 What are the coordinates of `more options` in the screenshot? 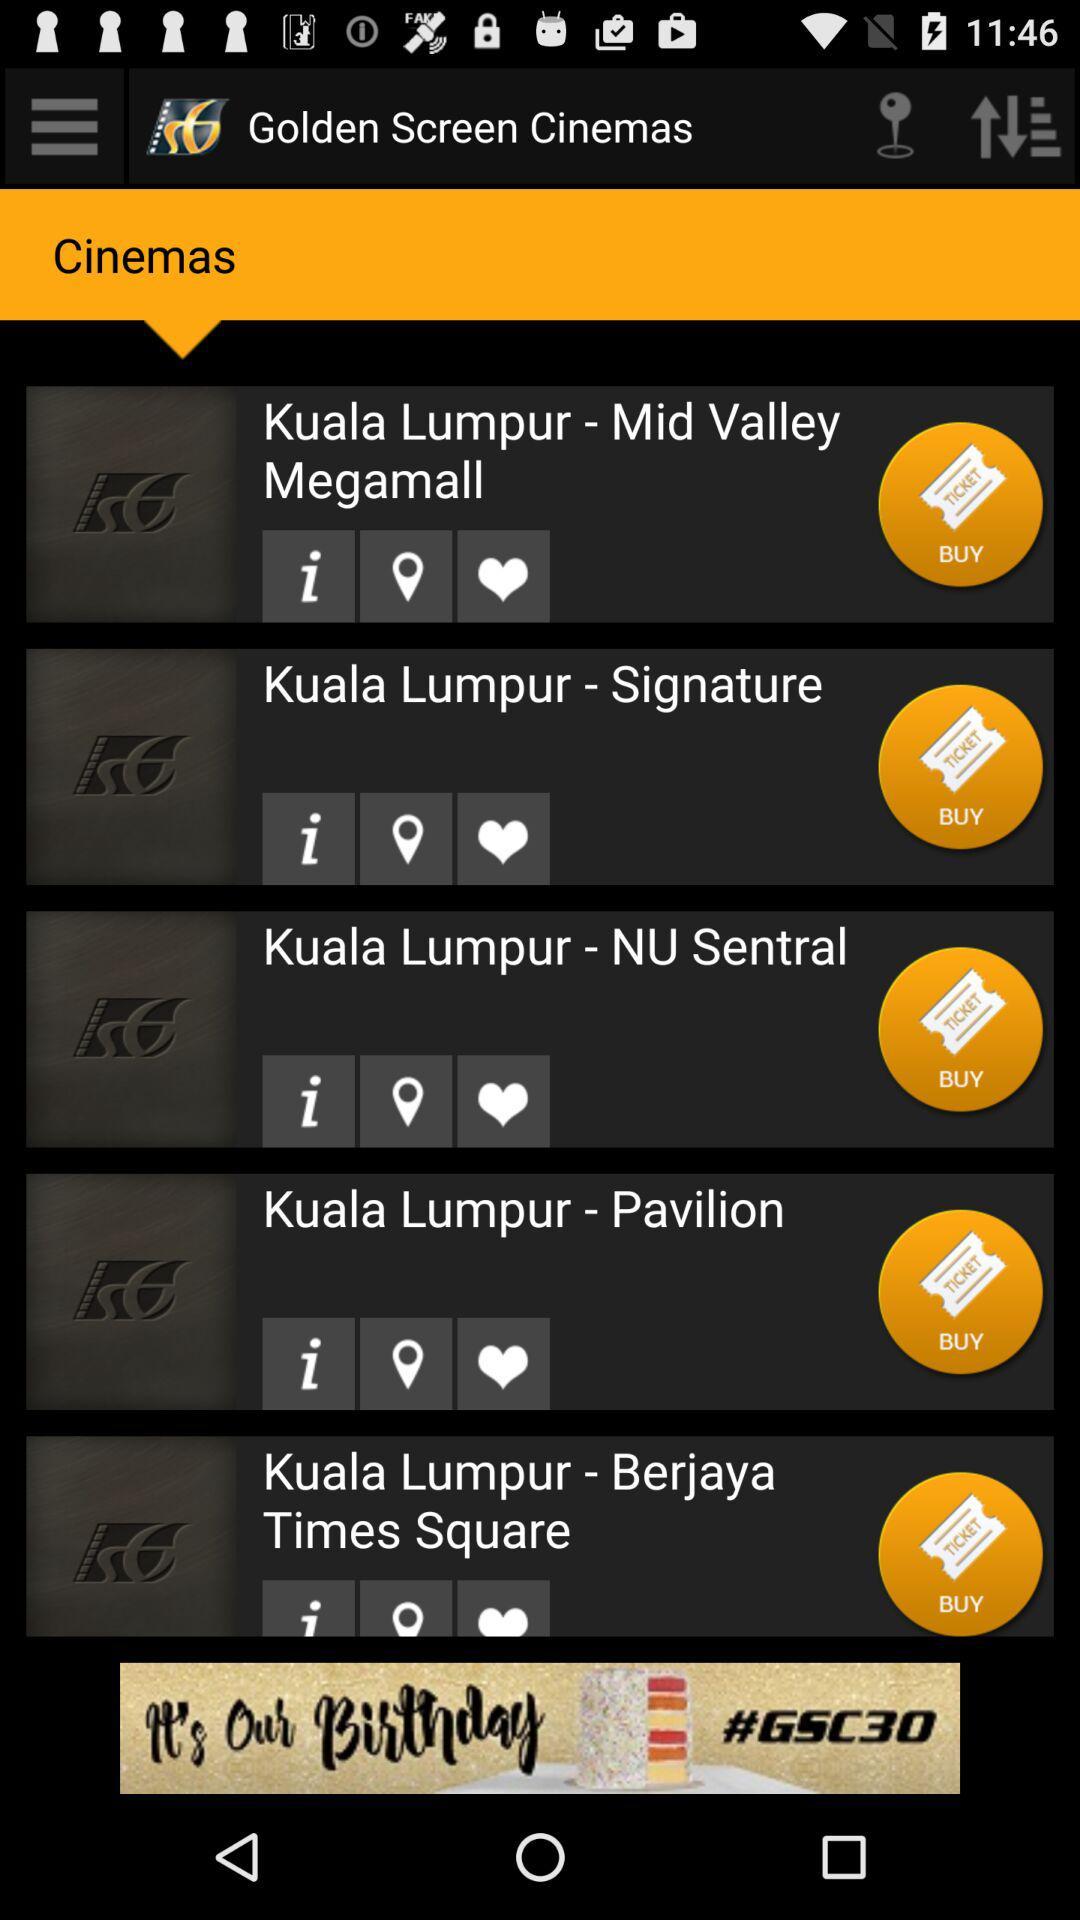 It's located at (63, 124).